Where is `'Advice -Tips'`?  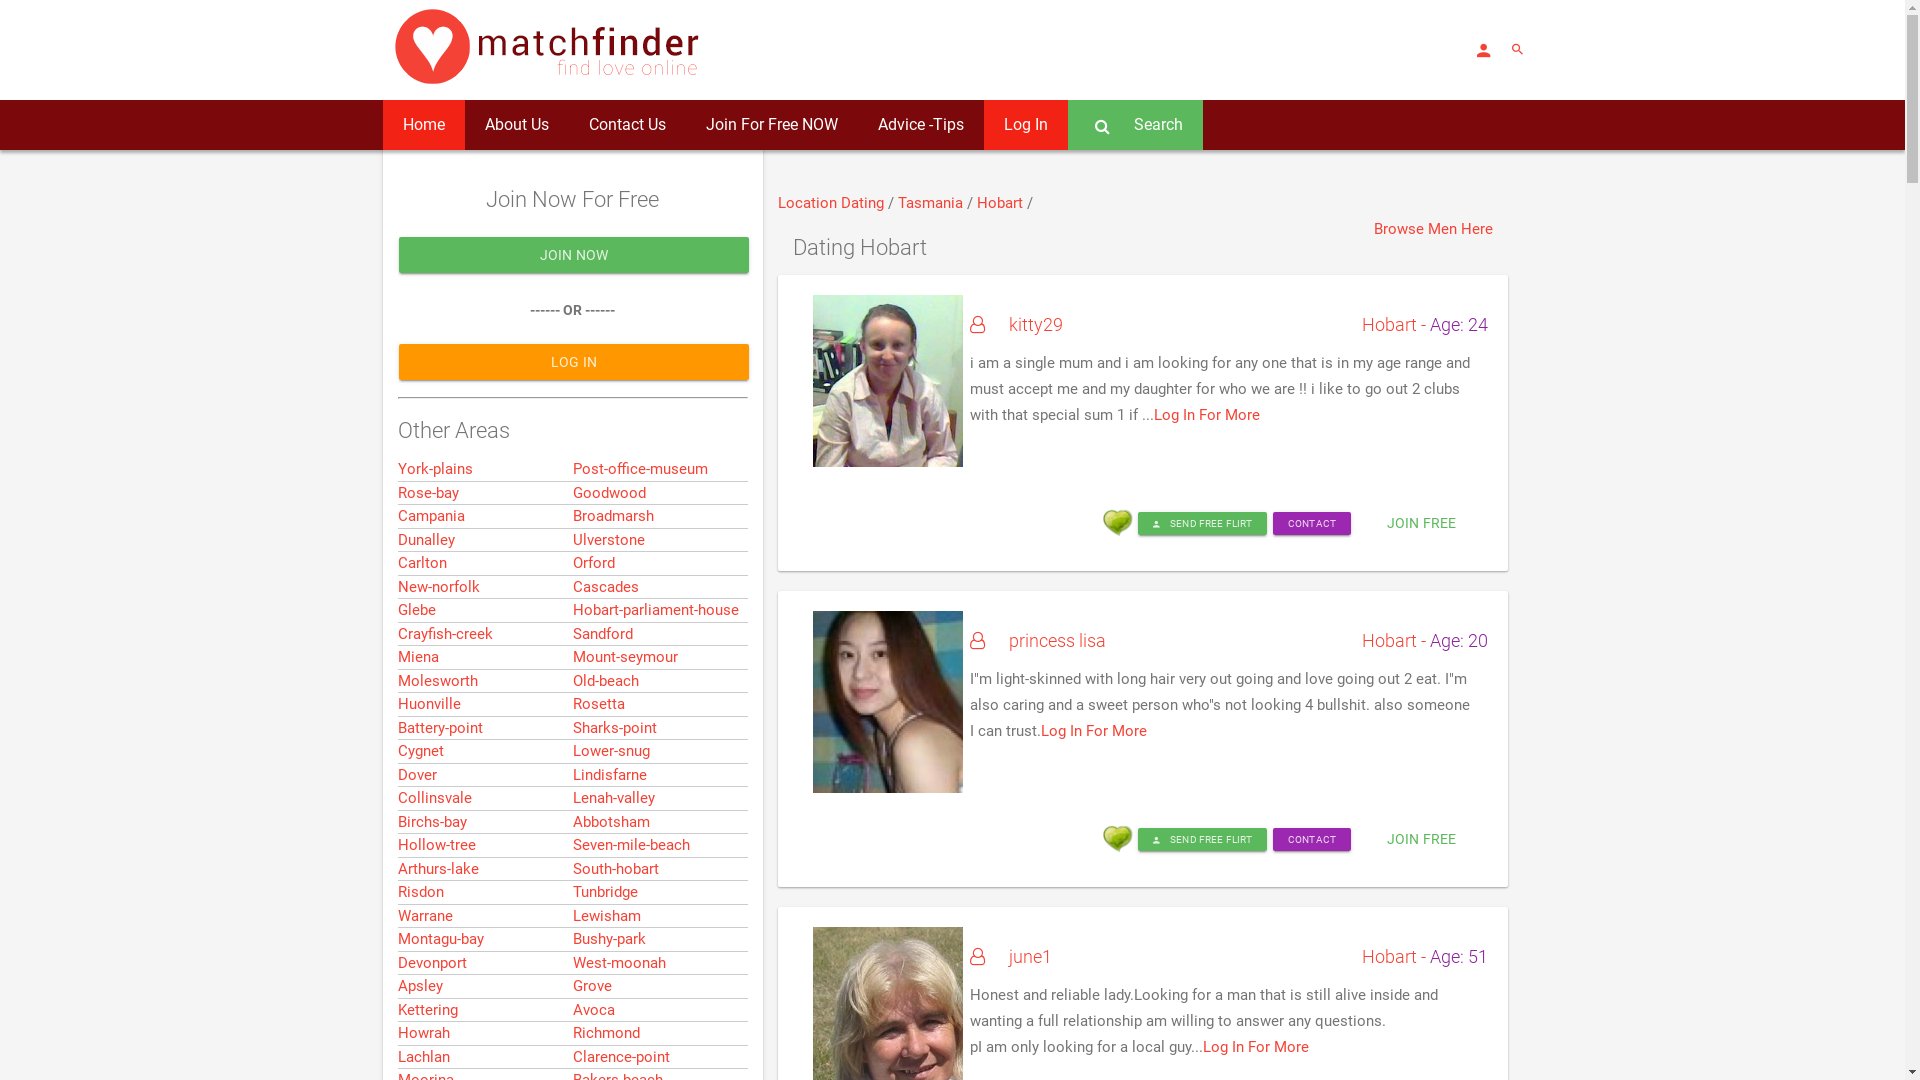 'Advice -Tips' is located at coordinates (920, 124).